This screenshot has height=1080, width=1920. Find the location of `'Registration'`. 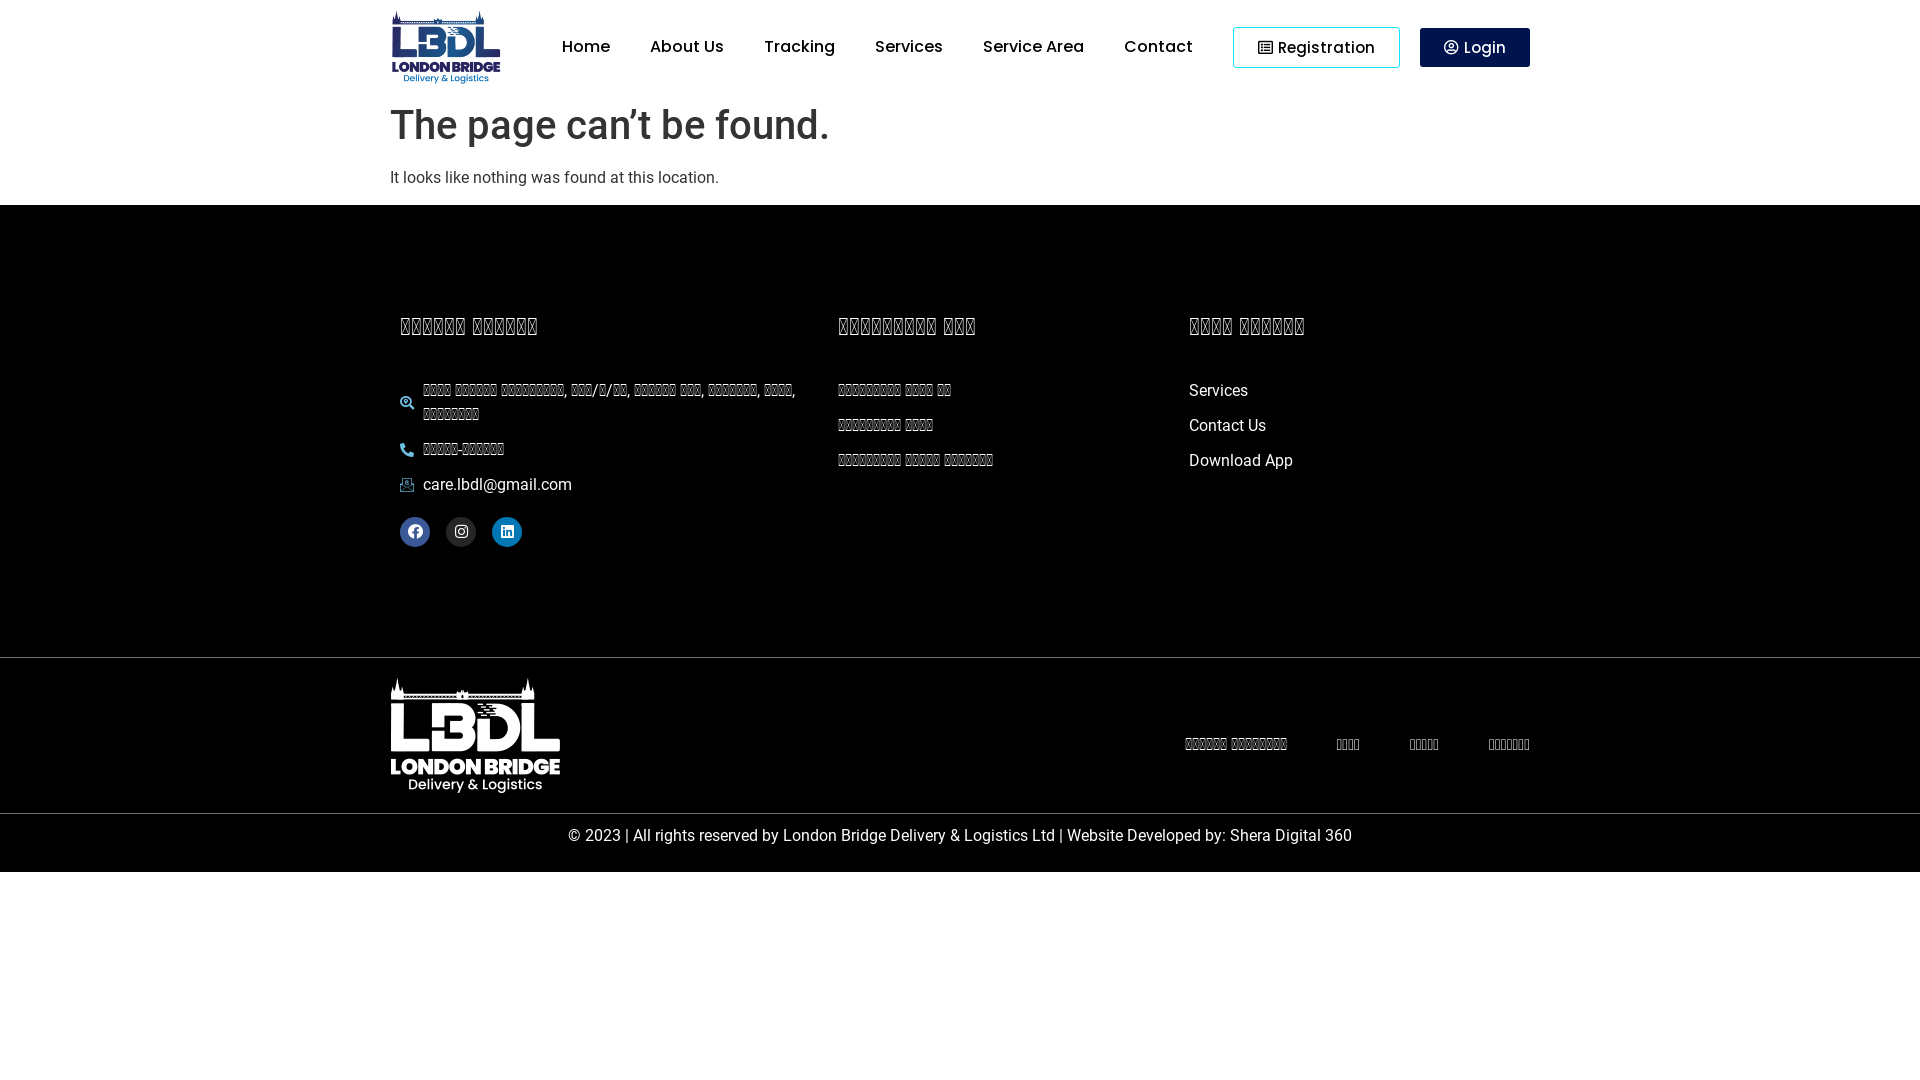

'Registration' is located at coordinates (1316, 46).